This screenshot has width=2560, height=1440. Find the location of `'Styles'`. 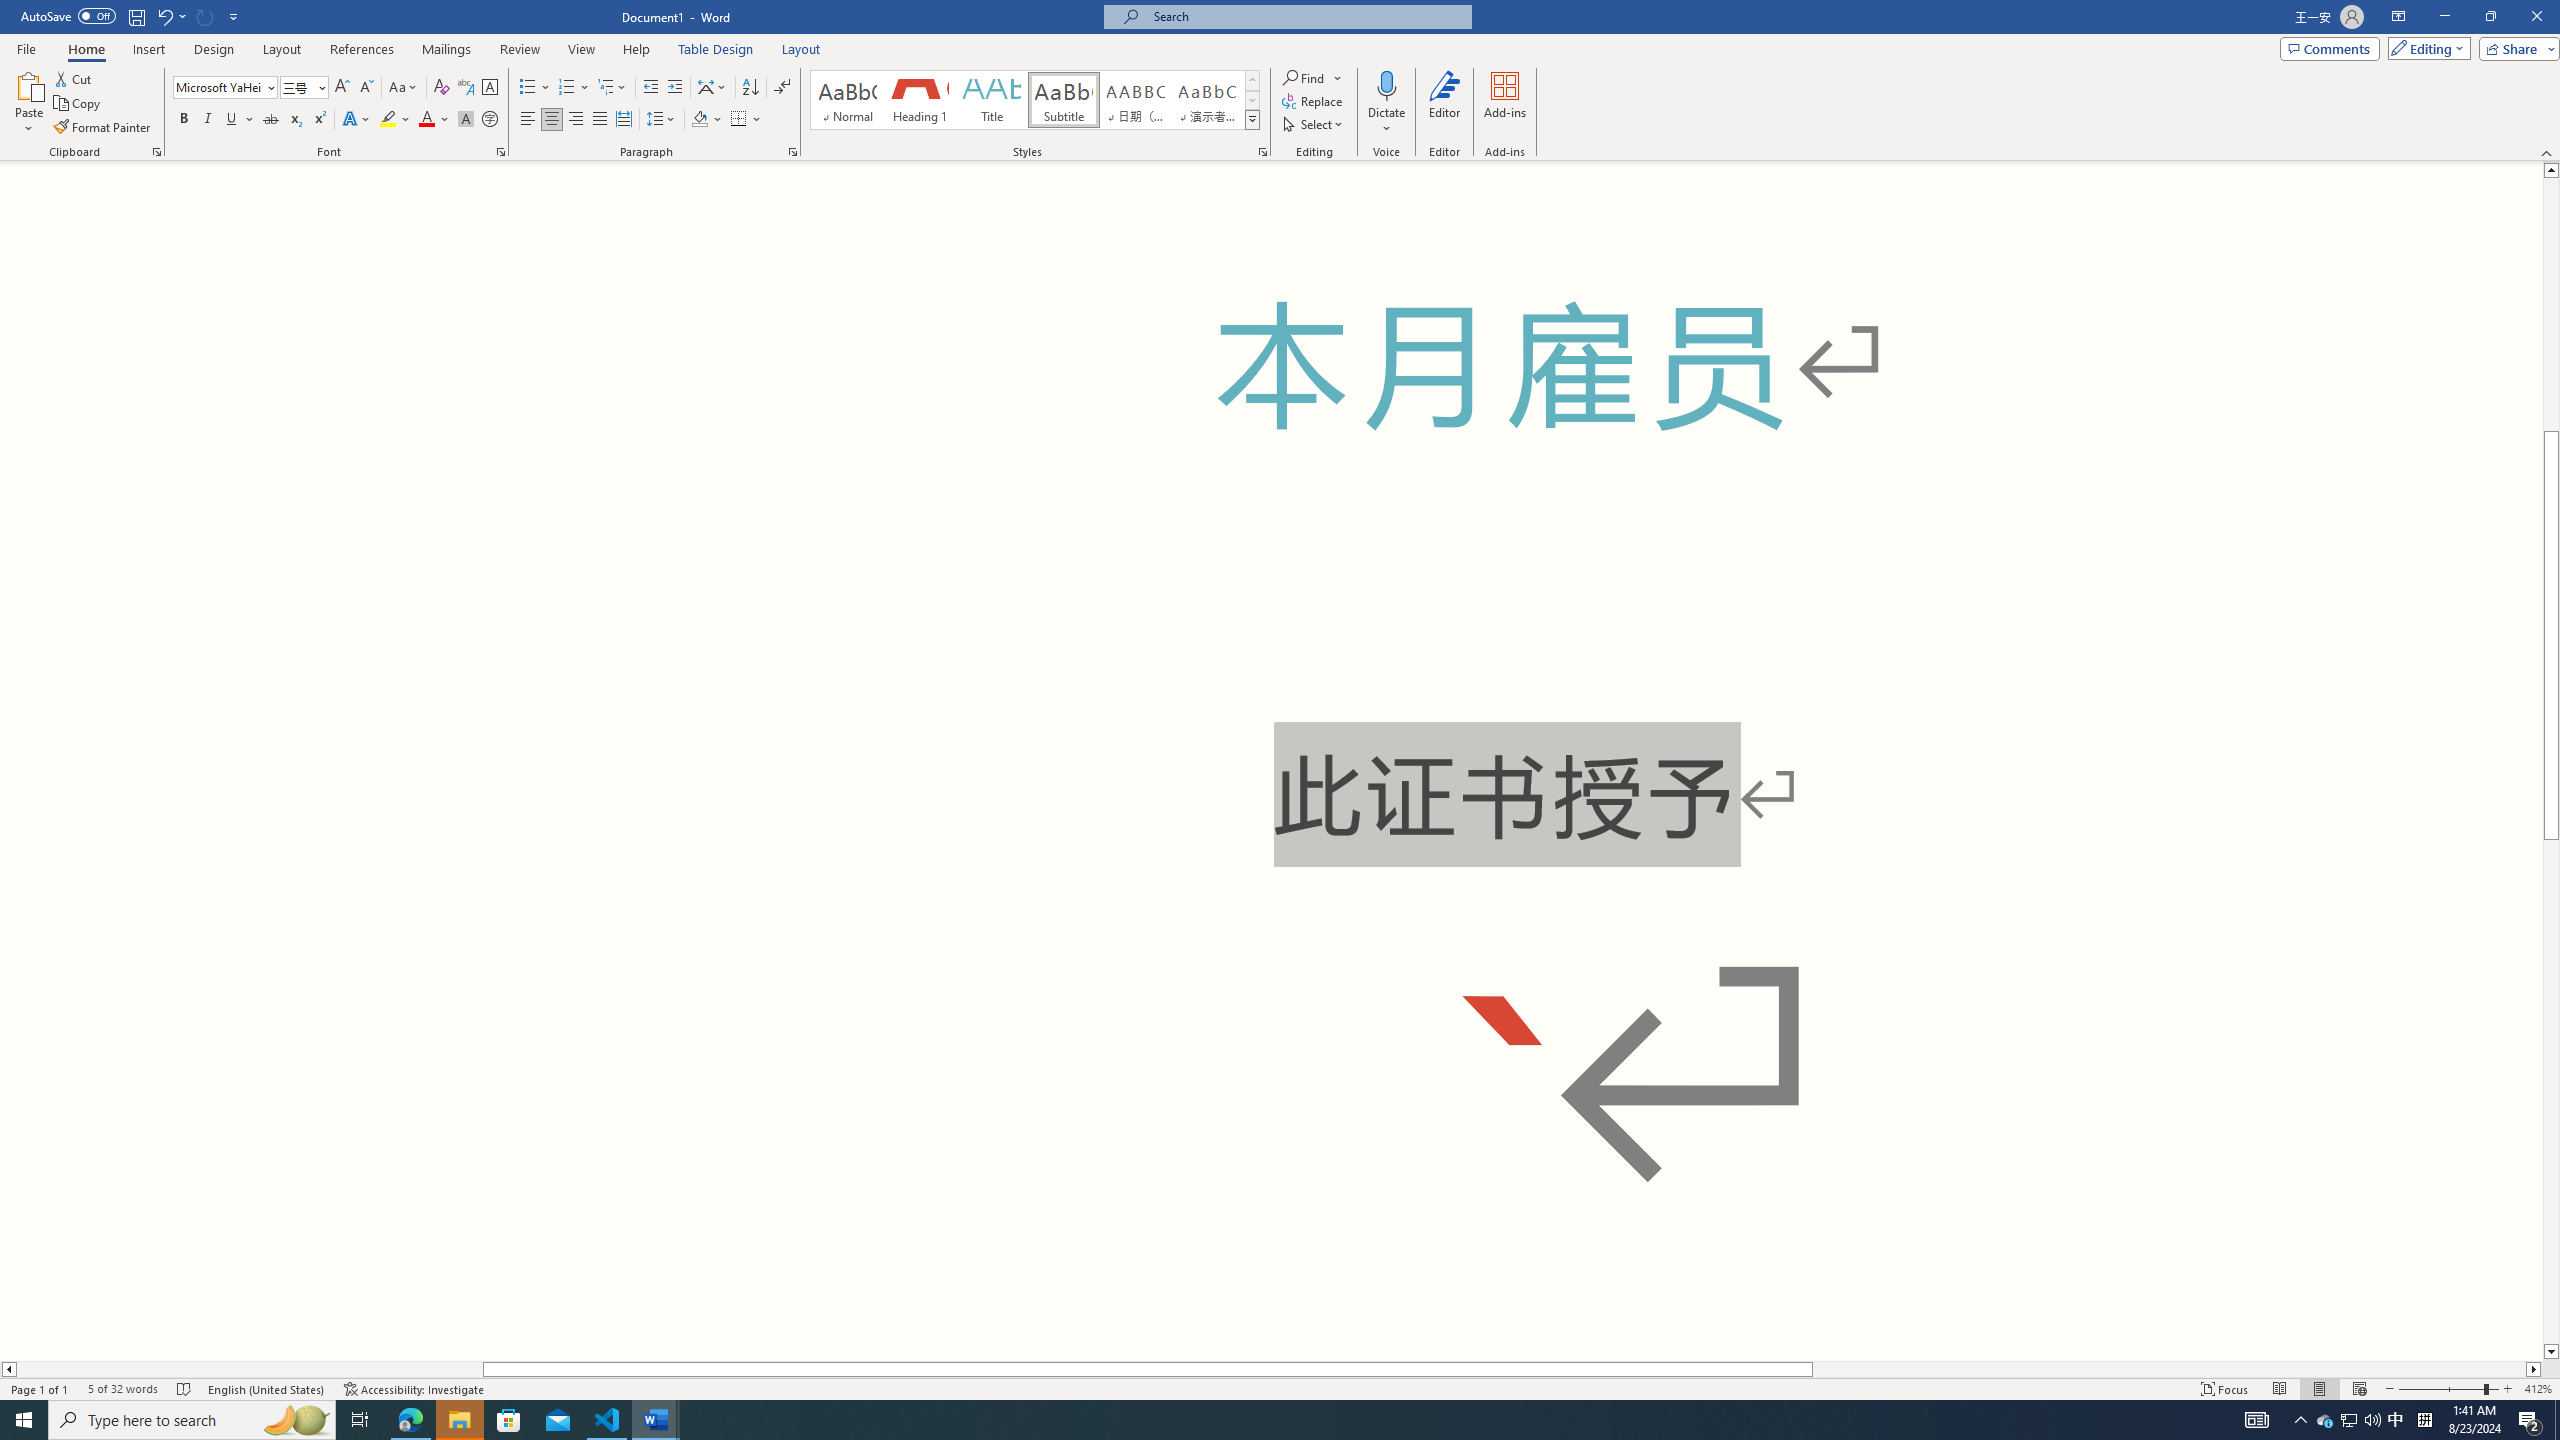

'Styles' is located at coordinates (1251, 118).